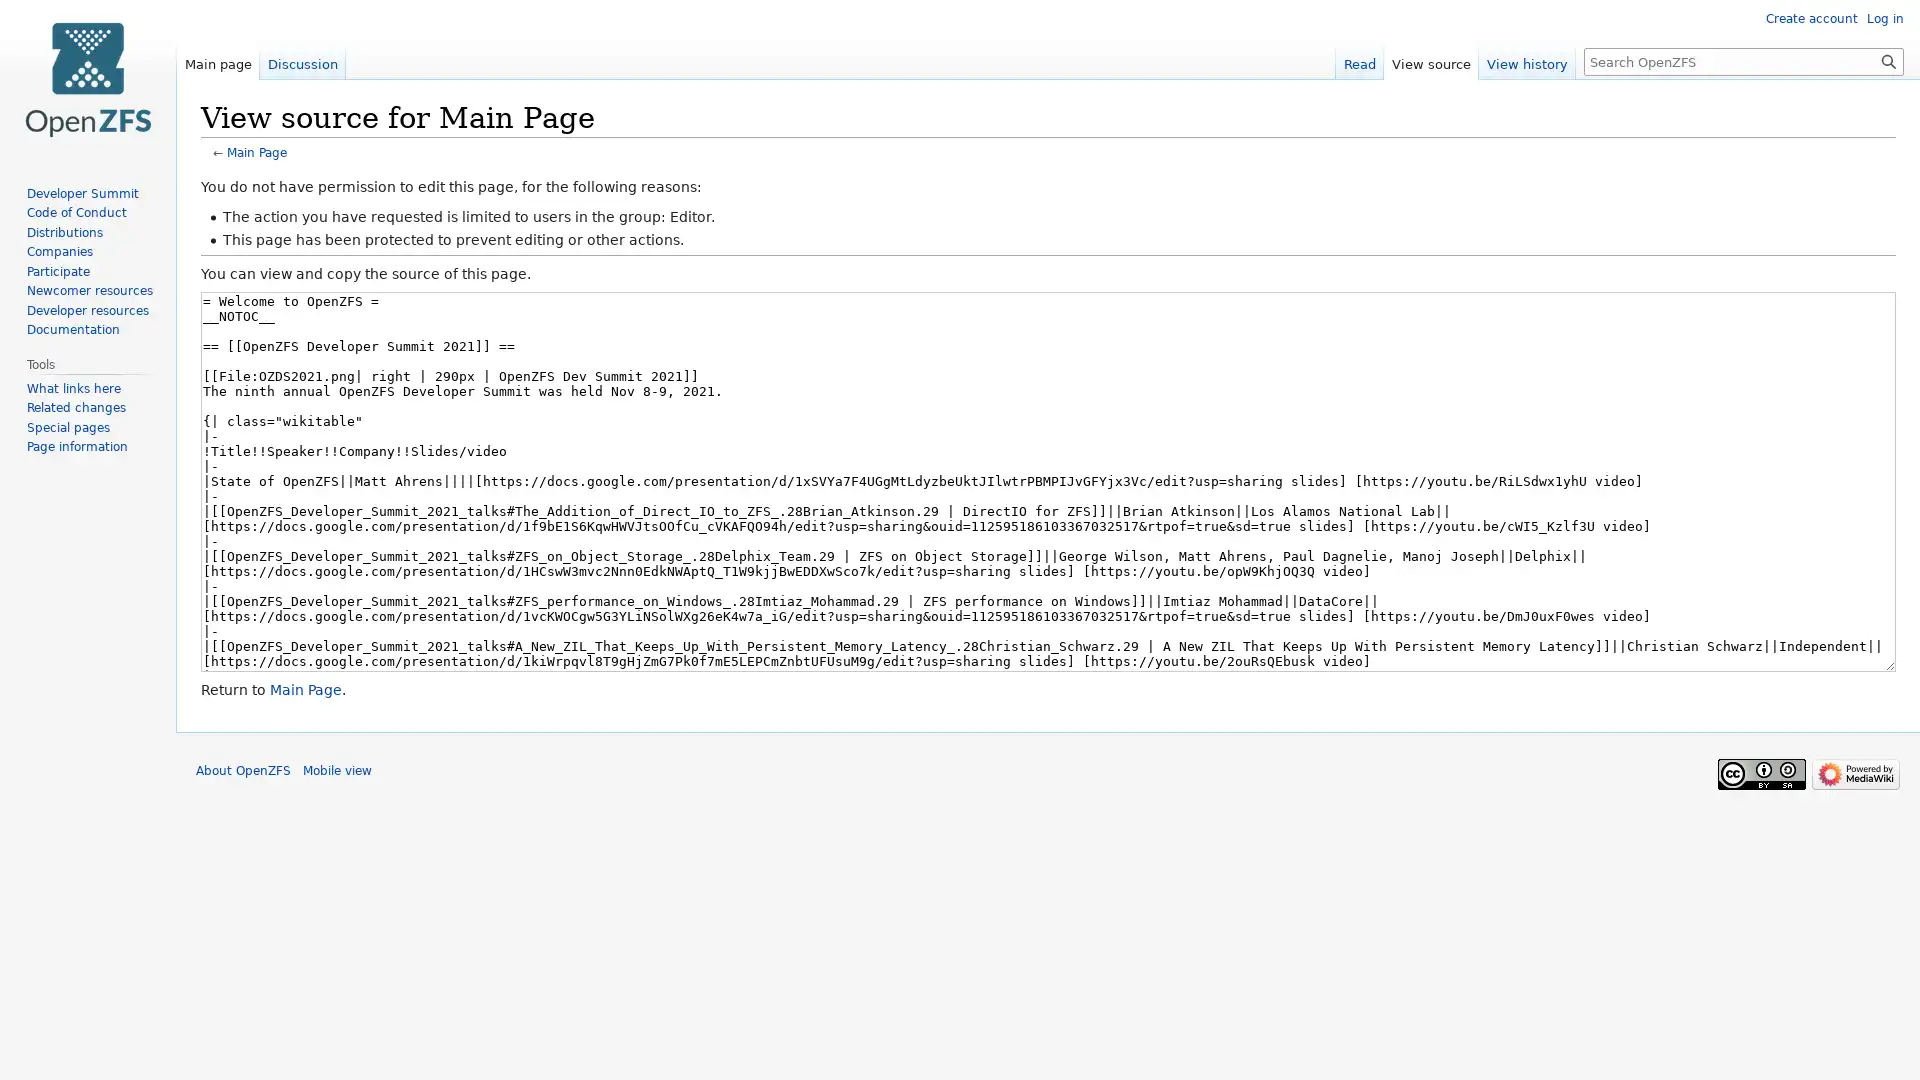 The width and height of the screenshot is (1920, 1080). I want to click on Search, so click(1888, 60).